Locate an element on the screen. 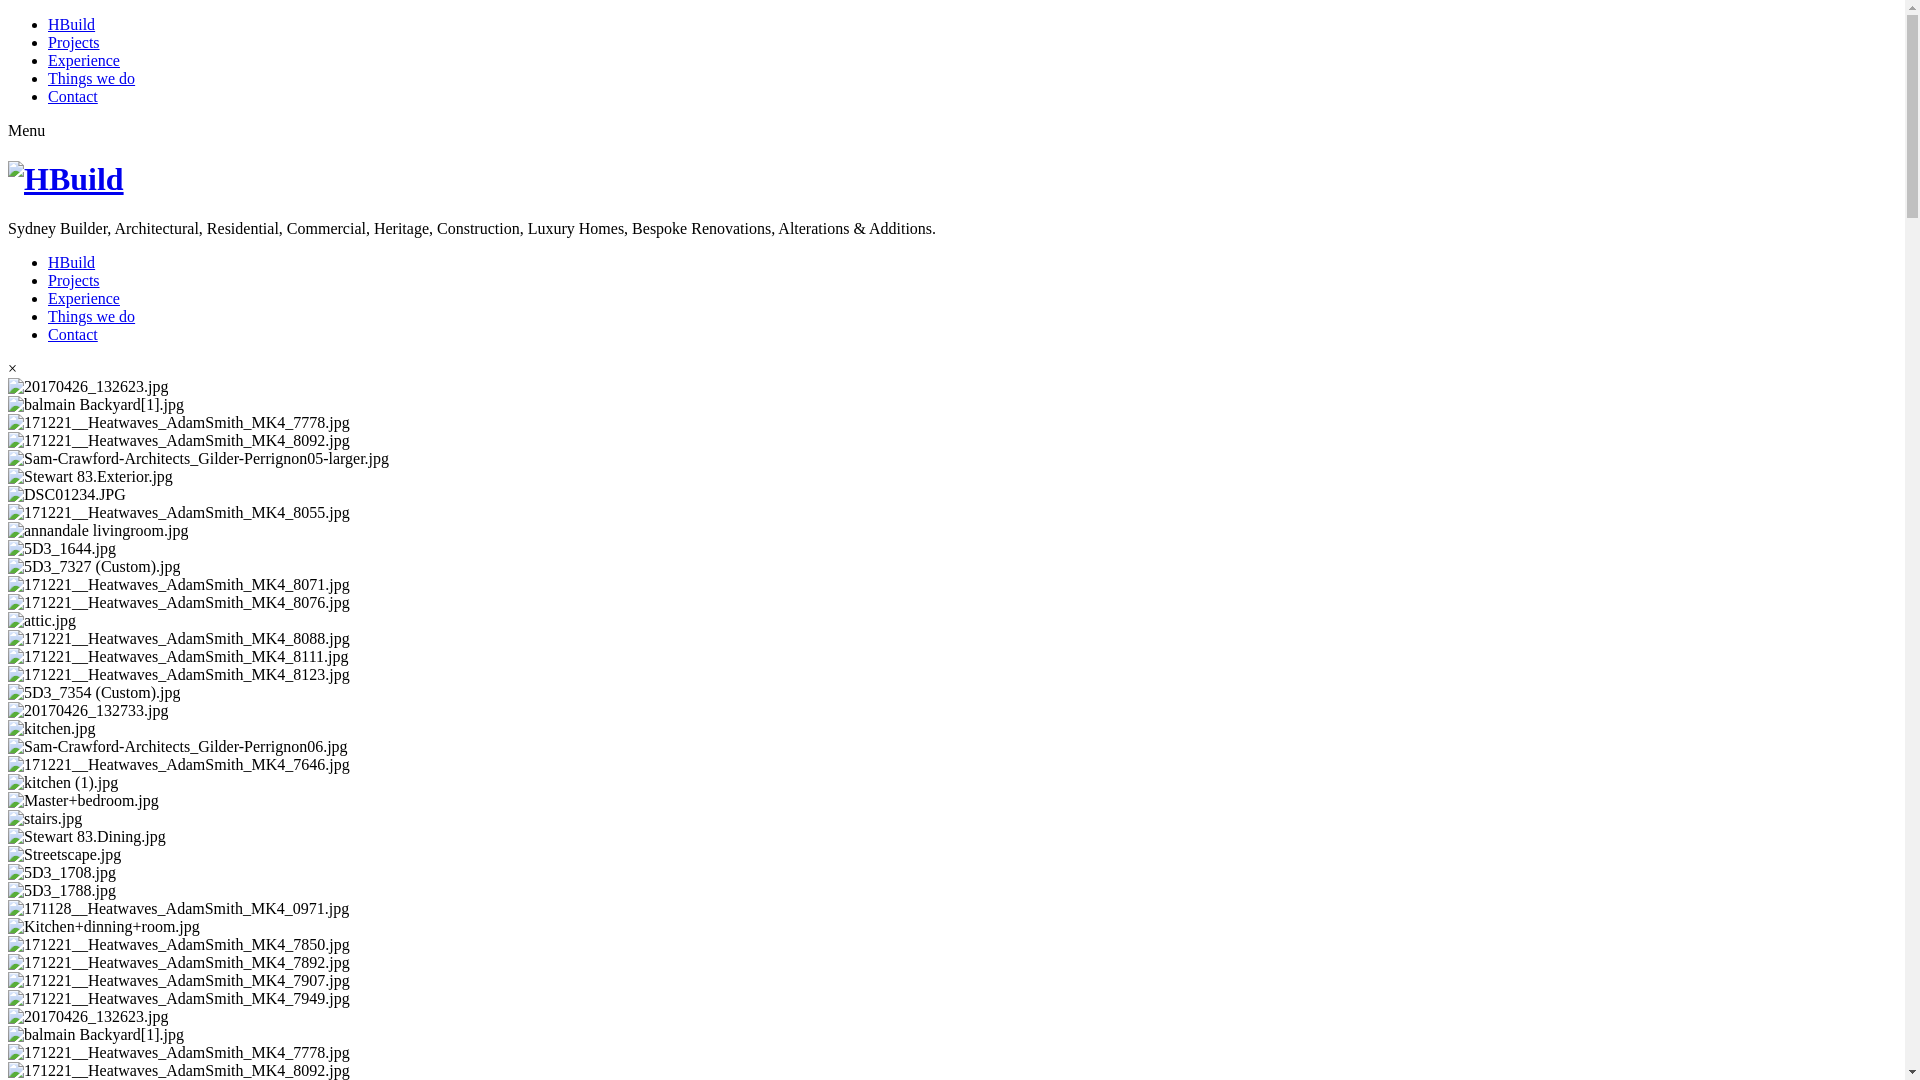 Image resolution: width=1920 pixels, height=1080 pixels. 'Experience' is located at coordinates (82, 298).